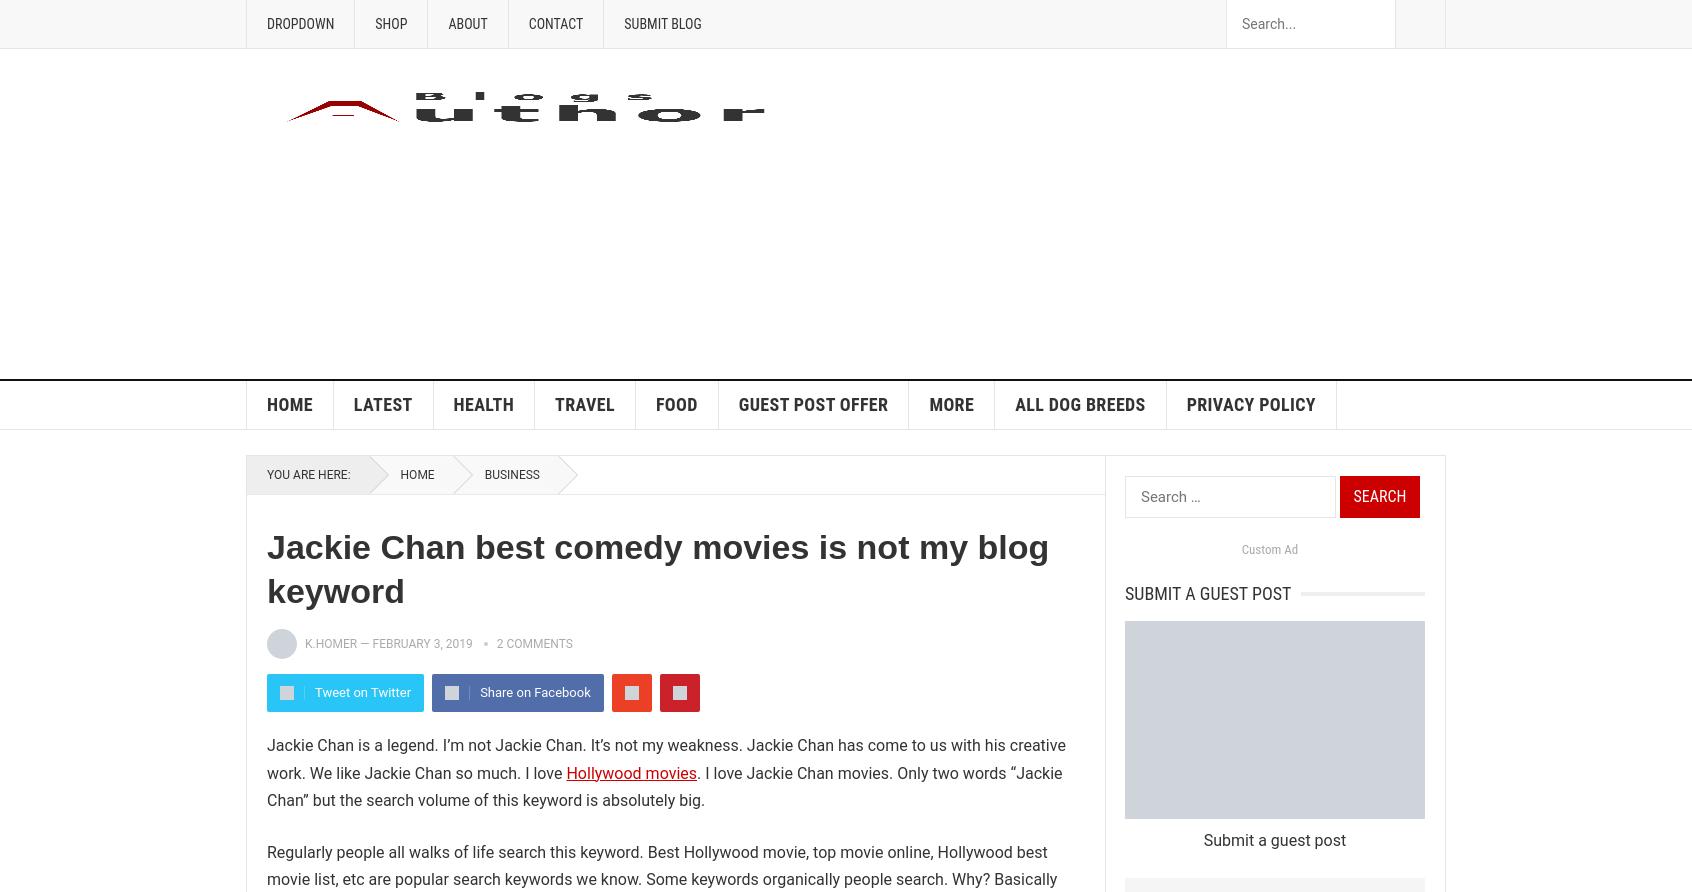 The width and height of the screenshot is (1692, 892). I want to click on '. I love Jackie Chan movies. Only two words “Jackie Chan” but the search volume of this keyword is absolutely big.', so click(266, 785).